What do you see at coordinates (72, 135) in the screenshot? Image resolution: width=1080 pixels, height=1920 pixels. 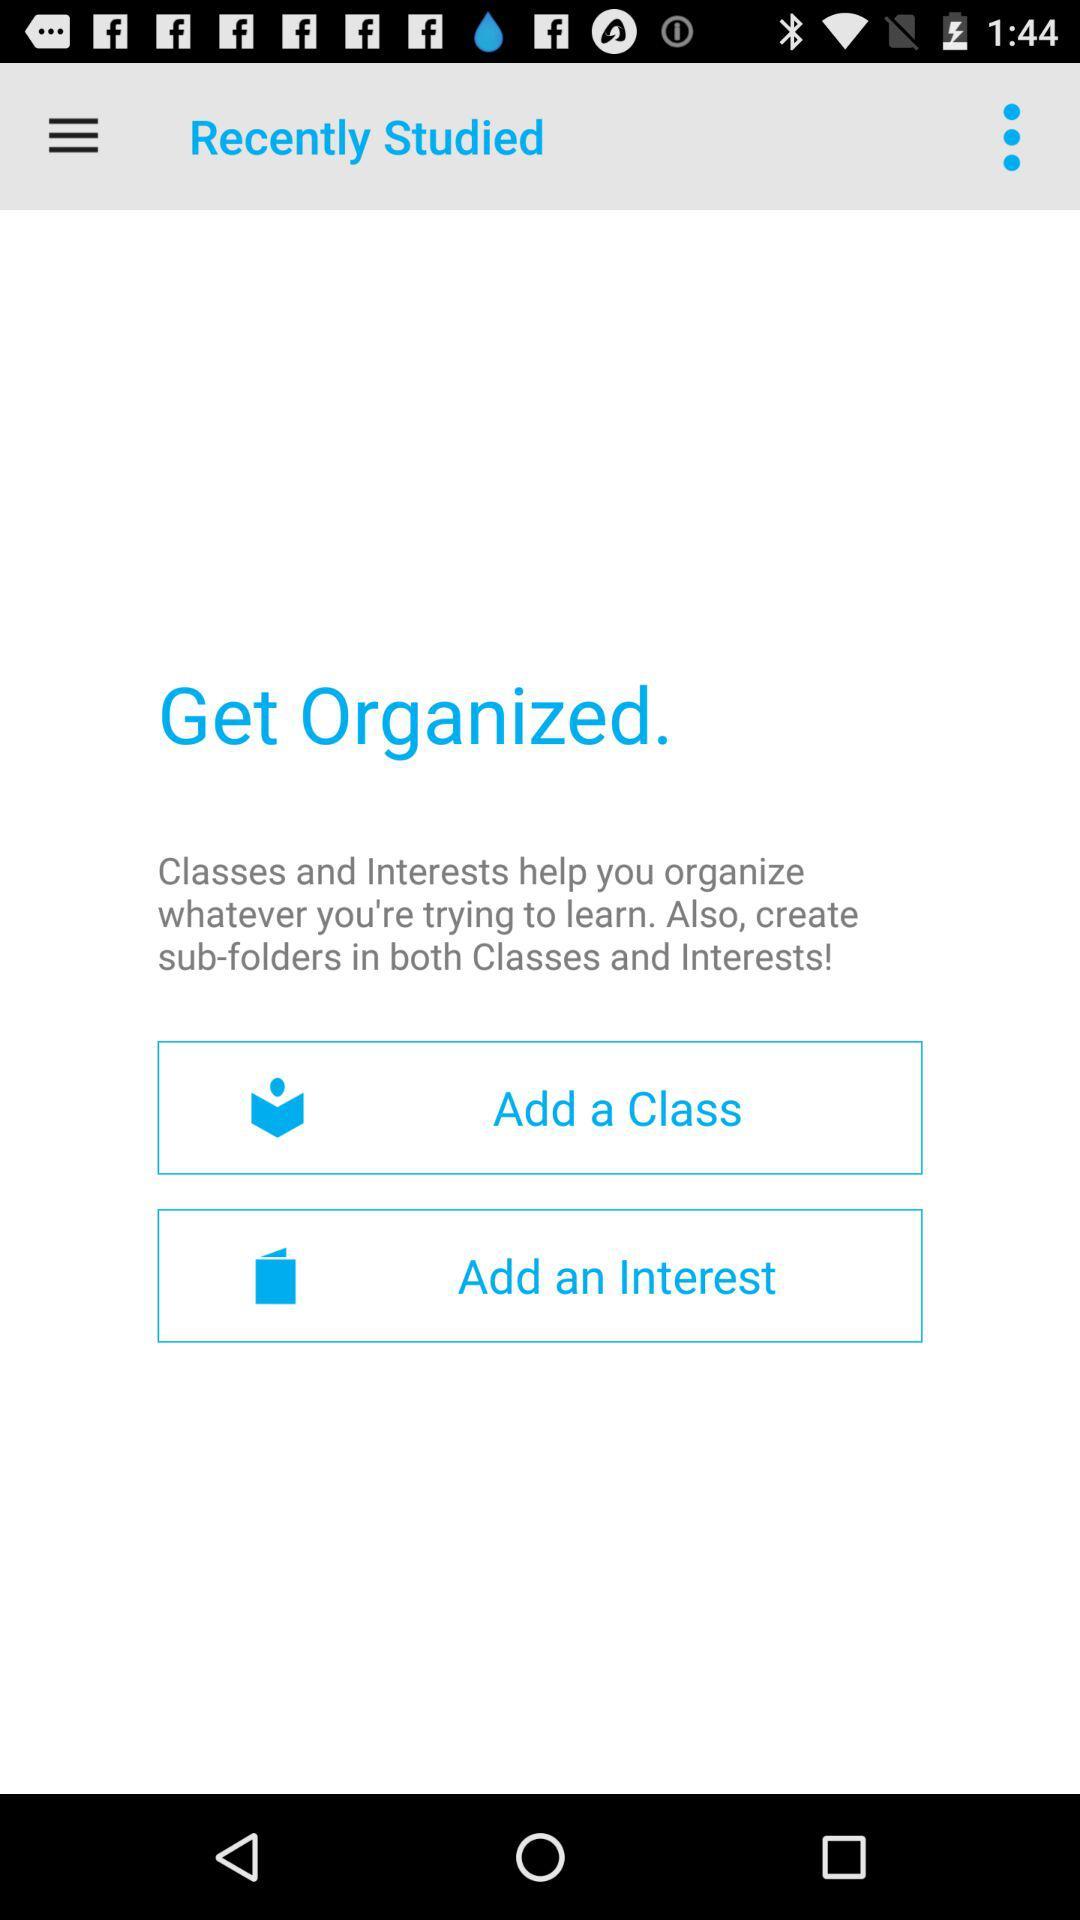 I see `the icon to the left of recently studied icon` at bounding box center [72, 135].